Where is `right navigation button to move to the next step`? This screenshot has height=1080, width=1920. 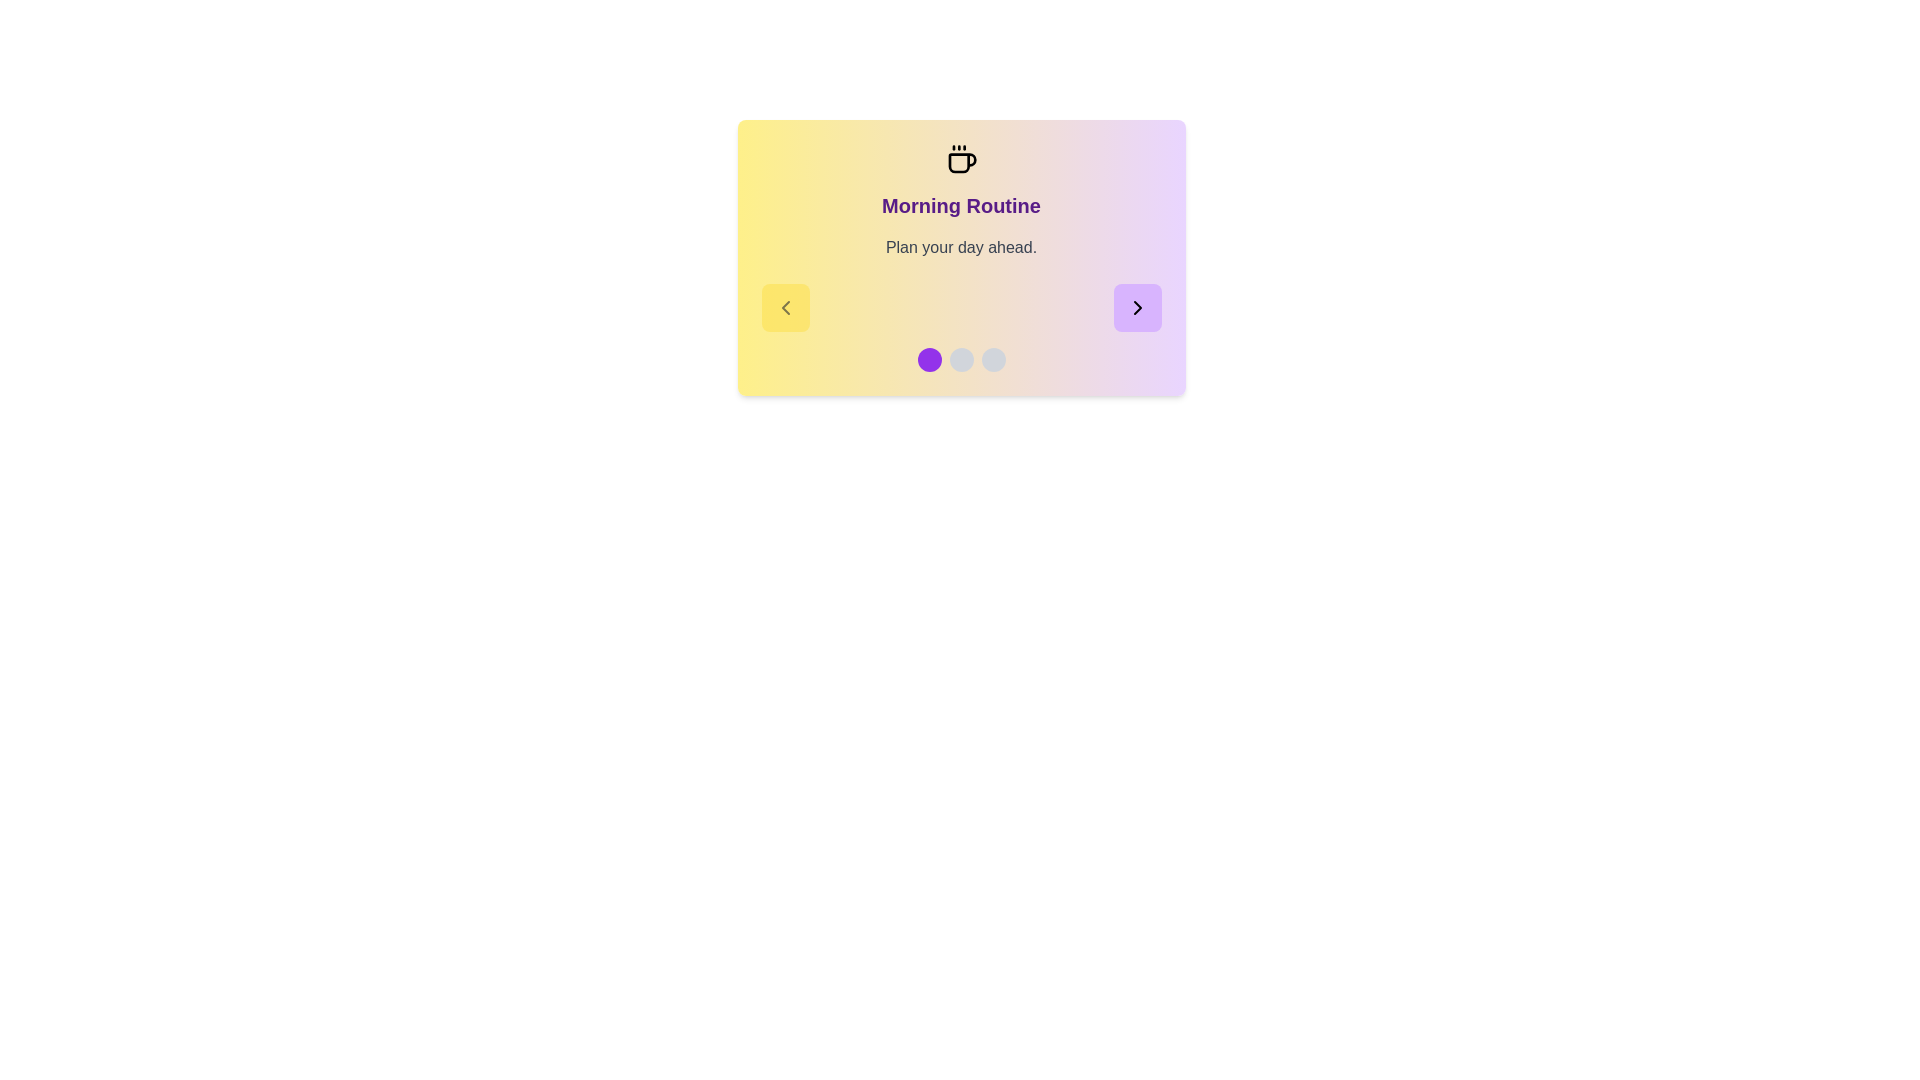
right navigation button to move to the next step is located at coordinates (1137, 308).